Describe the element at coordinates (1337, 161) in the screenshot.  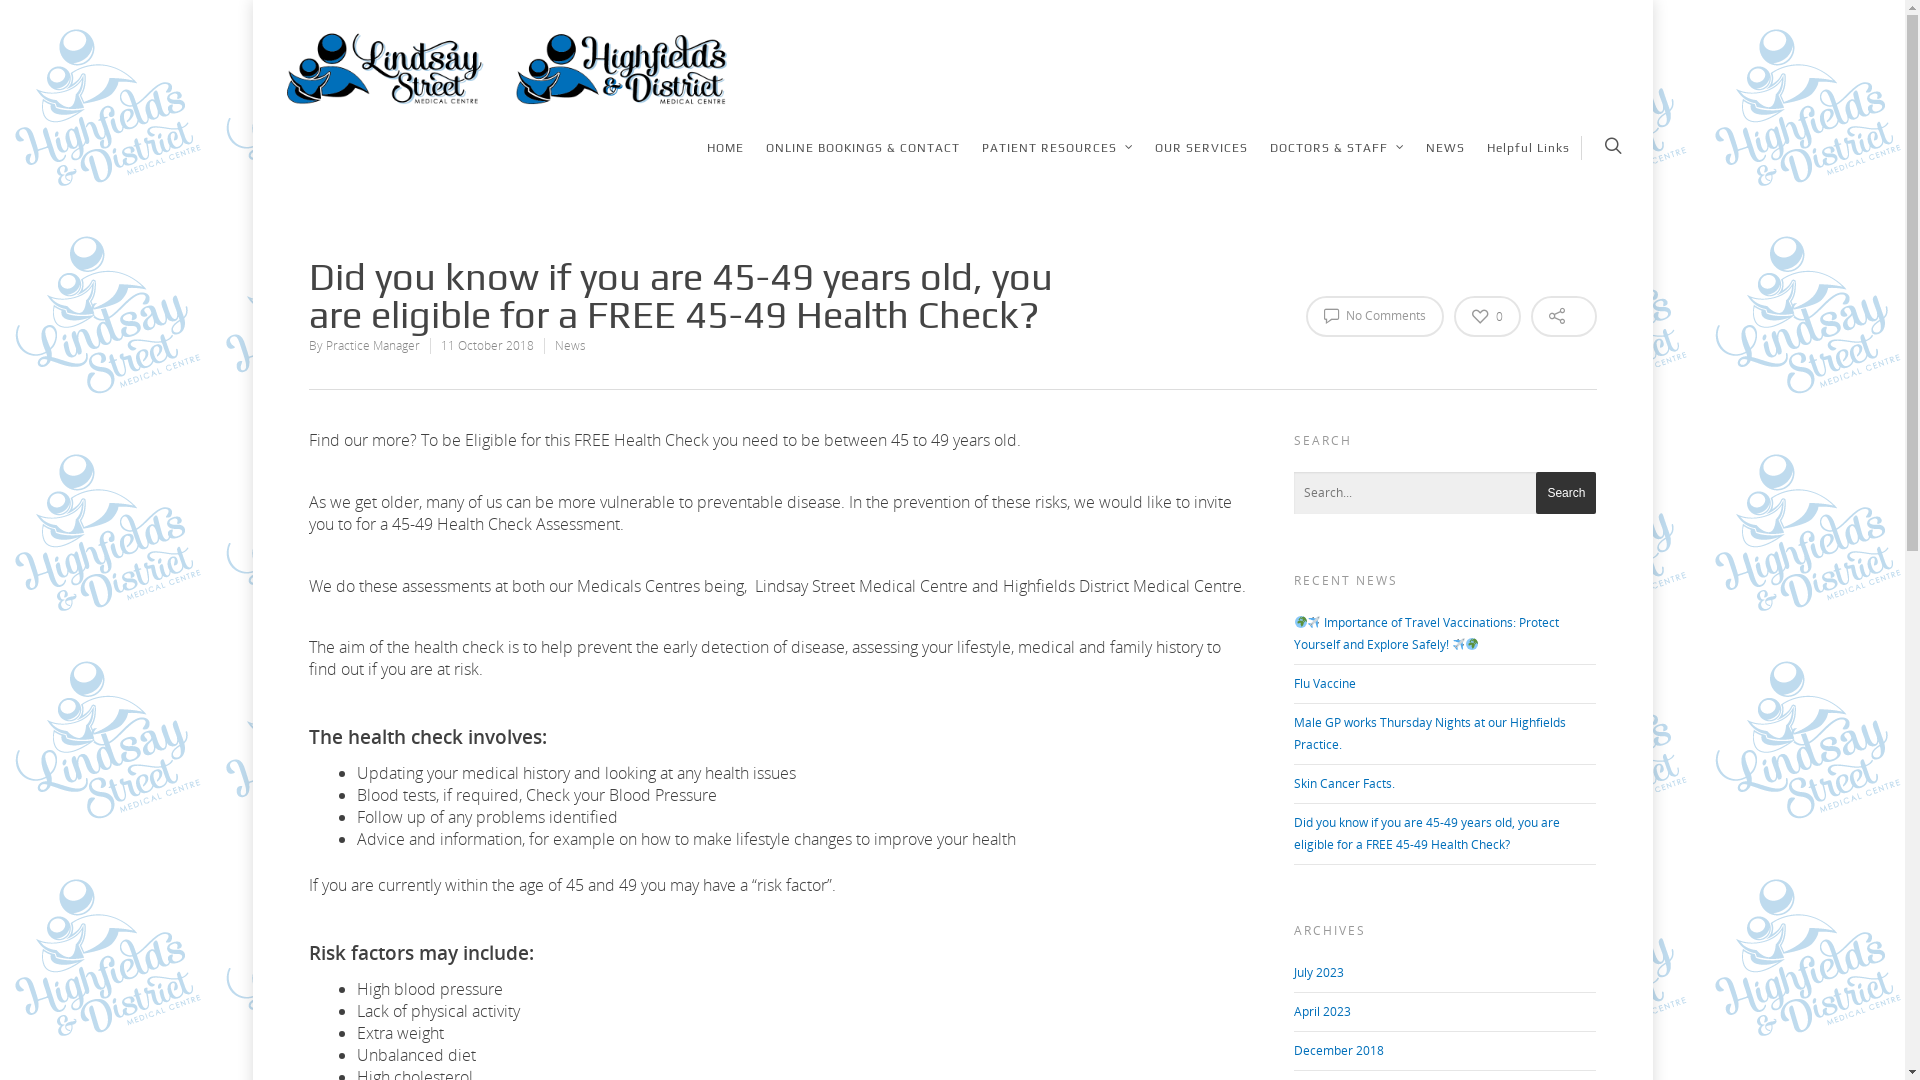
I see `'DOCTORS & STAFF'` at that location.